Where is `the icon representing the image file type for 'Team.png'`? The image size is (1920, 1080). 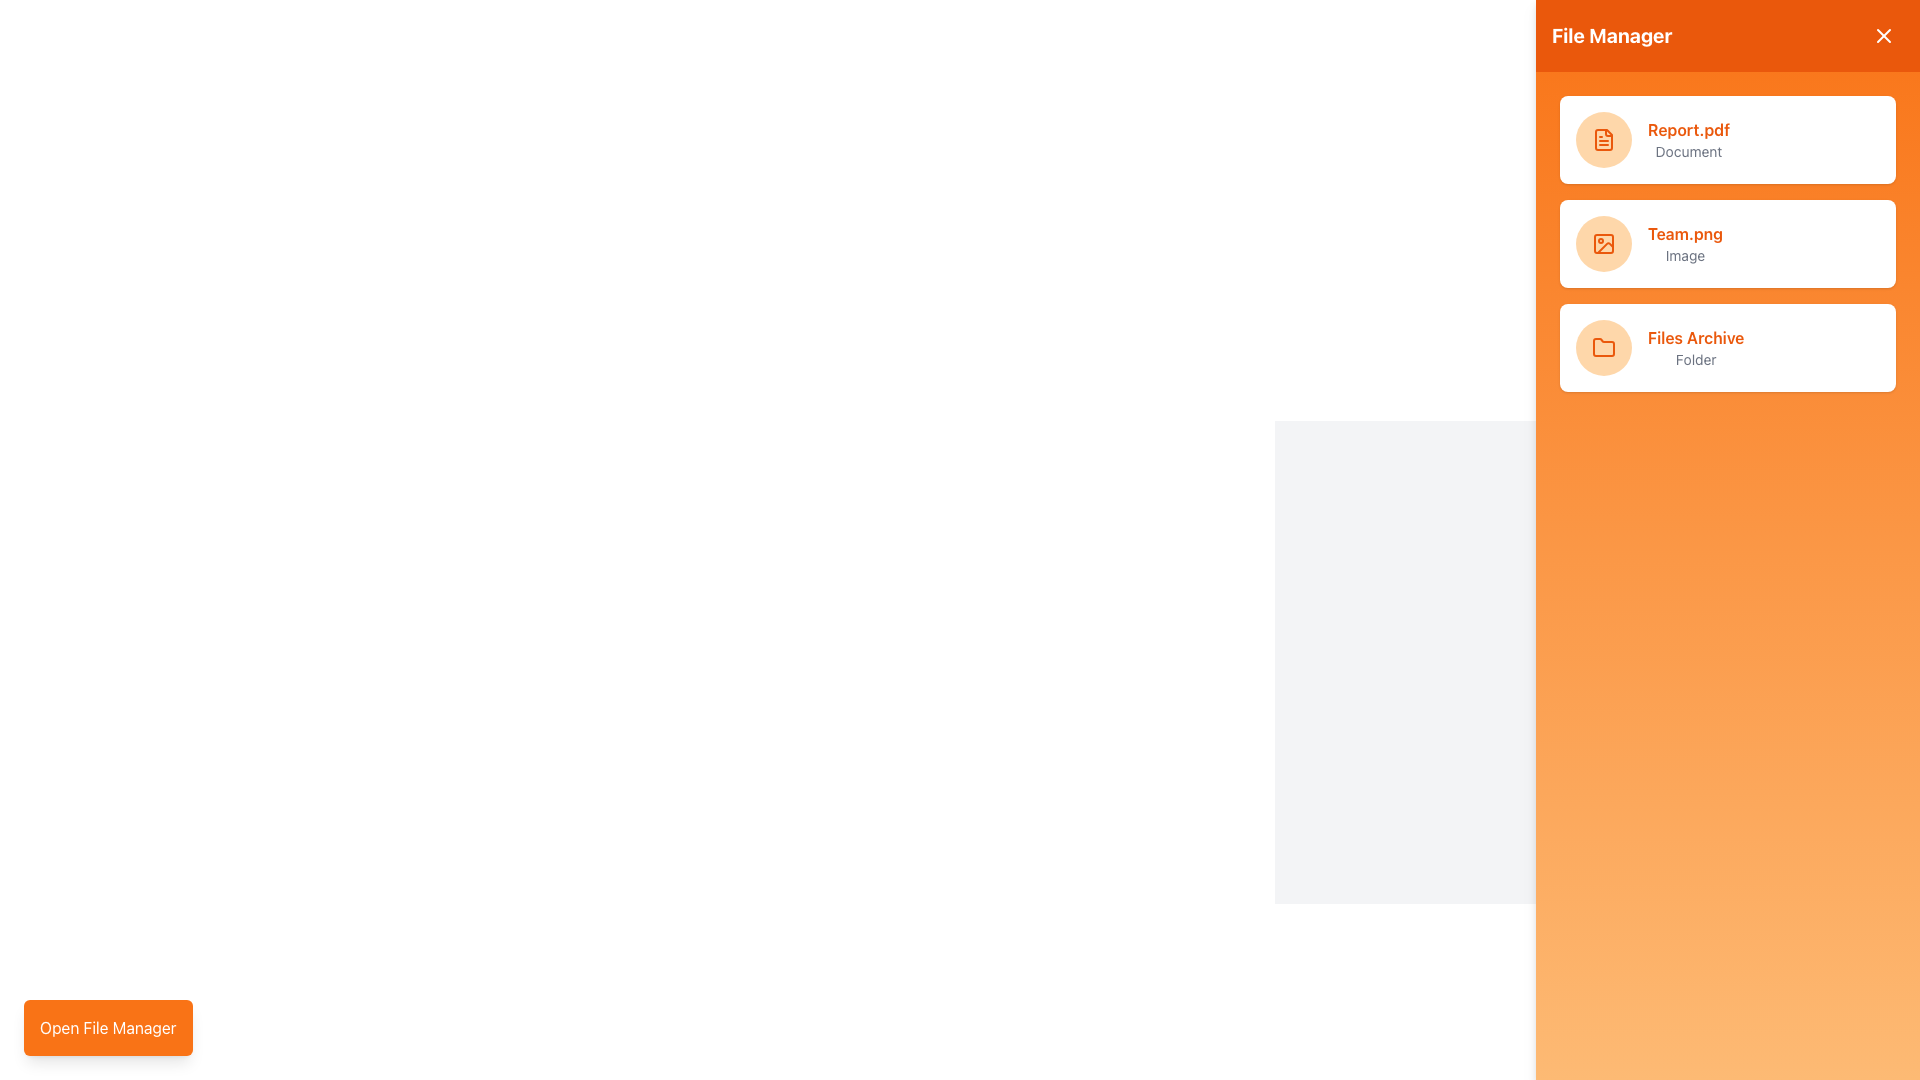 the icon representing the image file type for 'Team.png' is located at coordinates (1603, 242).